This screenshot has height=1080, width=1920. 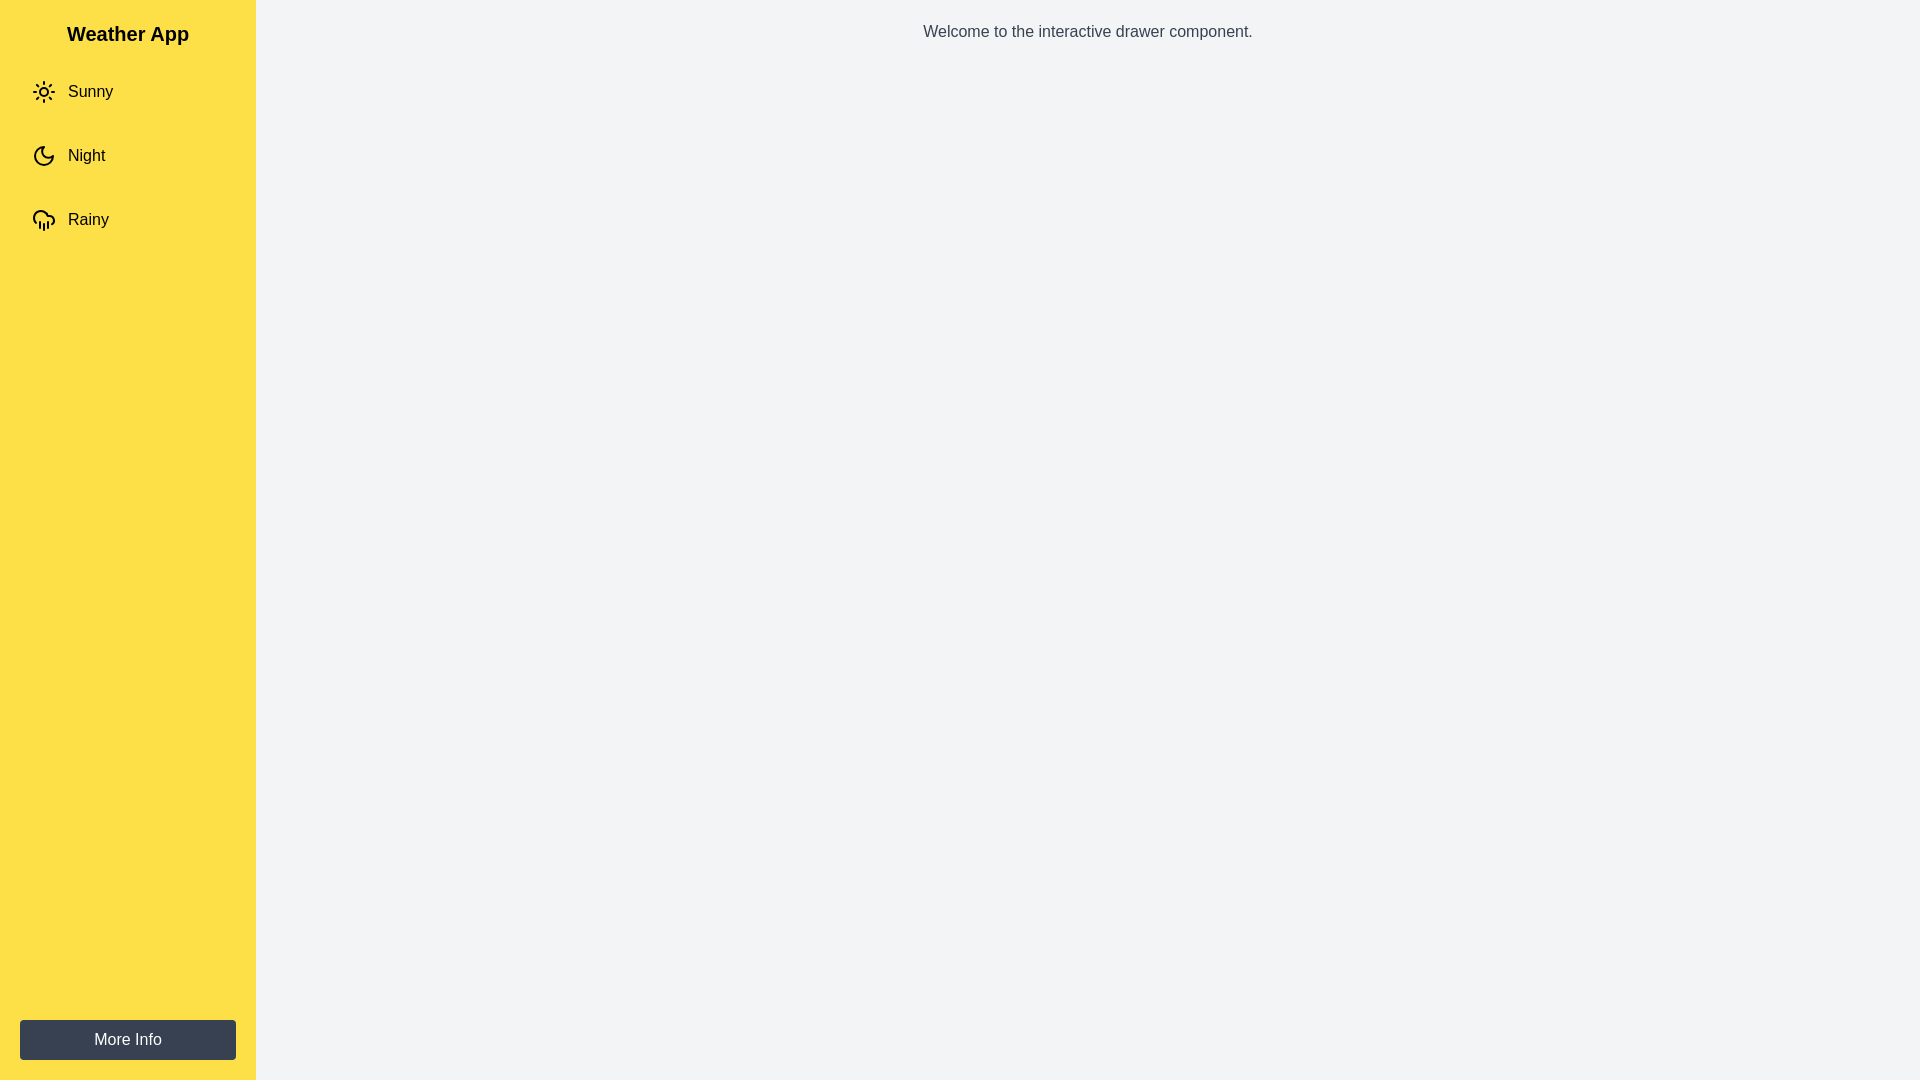 I want to click on the 'Night' icon in the menu, which is the second item in the vertical list on the left section of the interface, so click(x=43, y=154).